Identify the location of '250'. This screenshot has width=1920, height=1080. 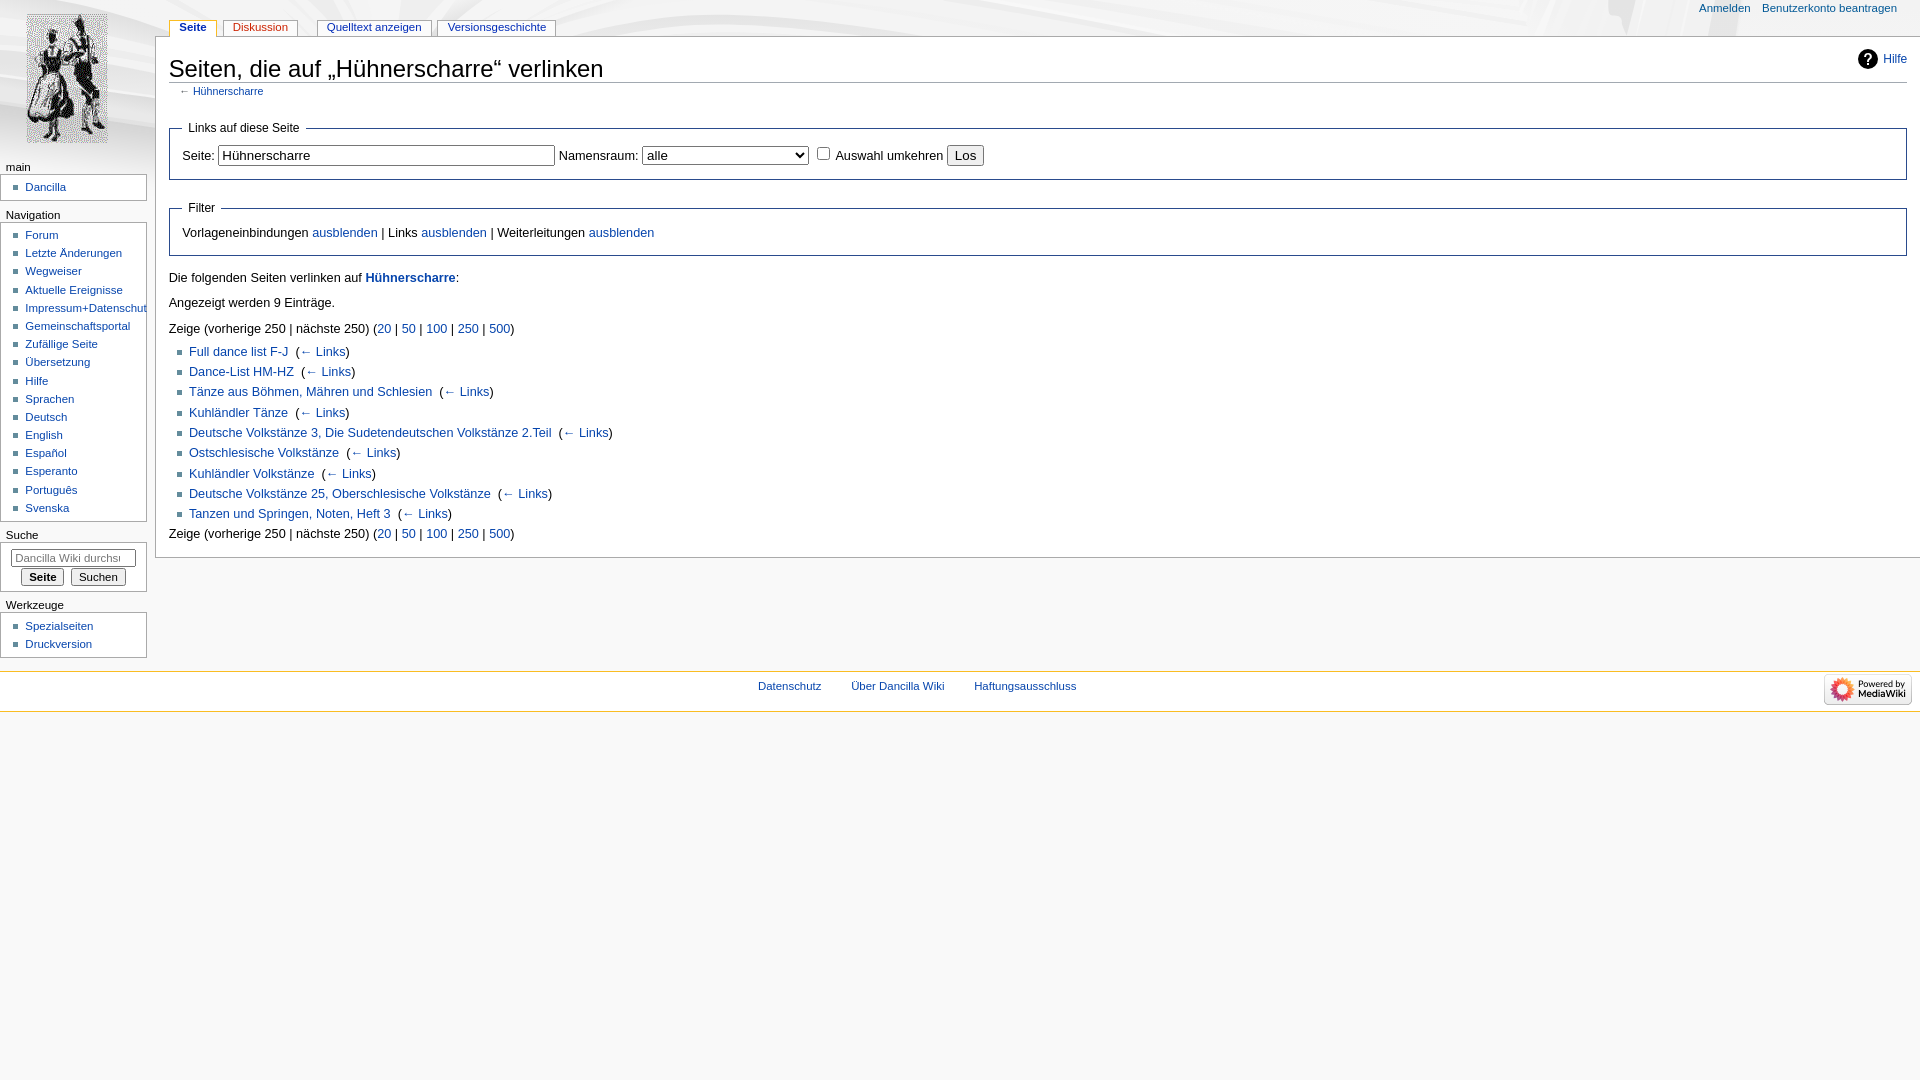
(456, 327).